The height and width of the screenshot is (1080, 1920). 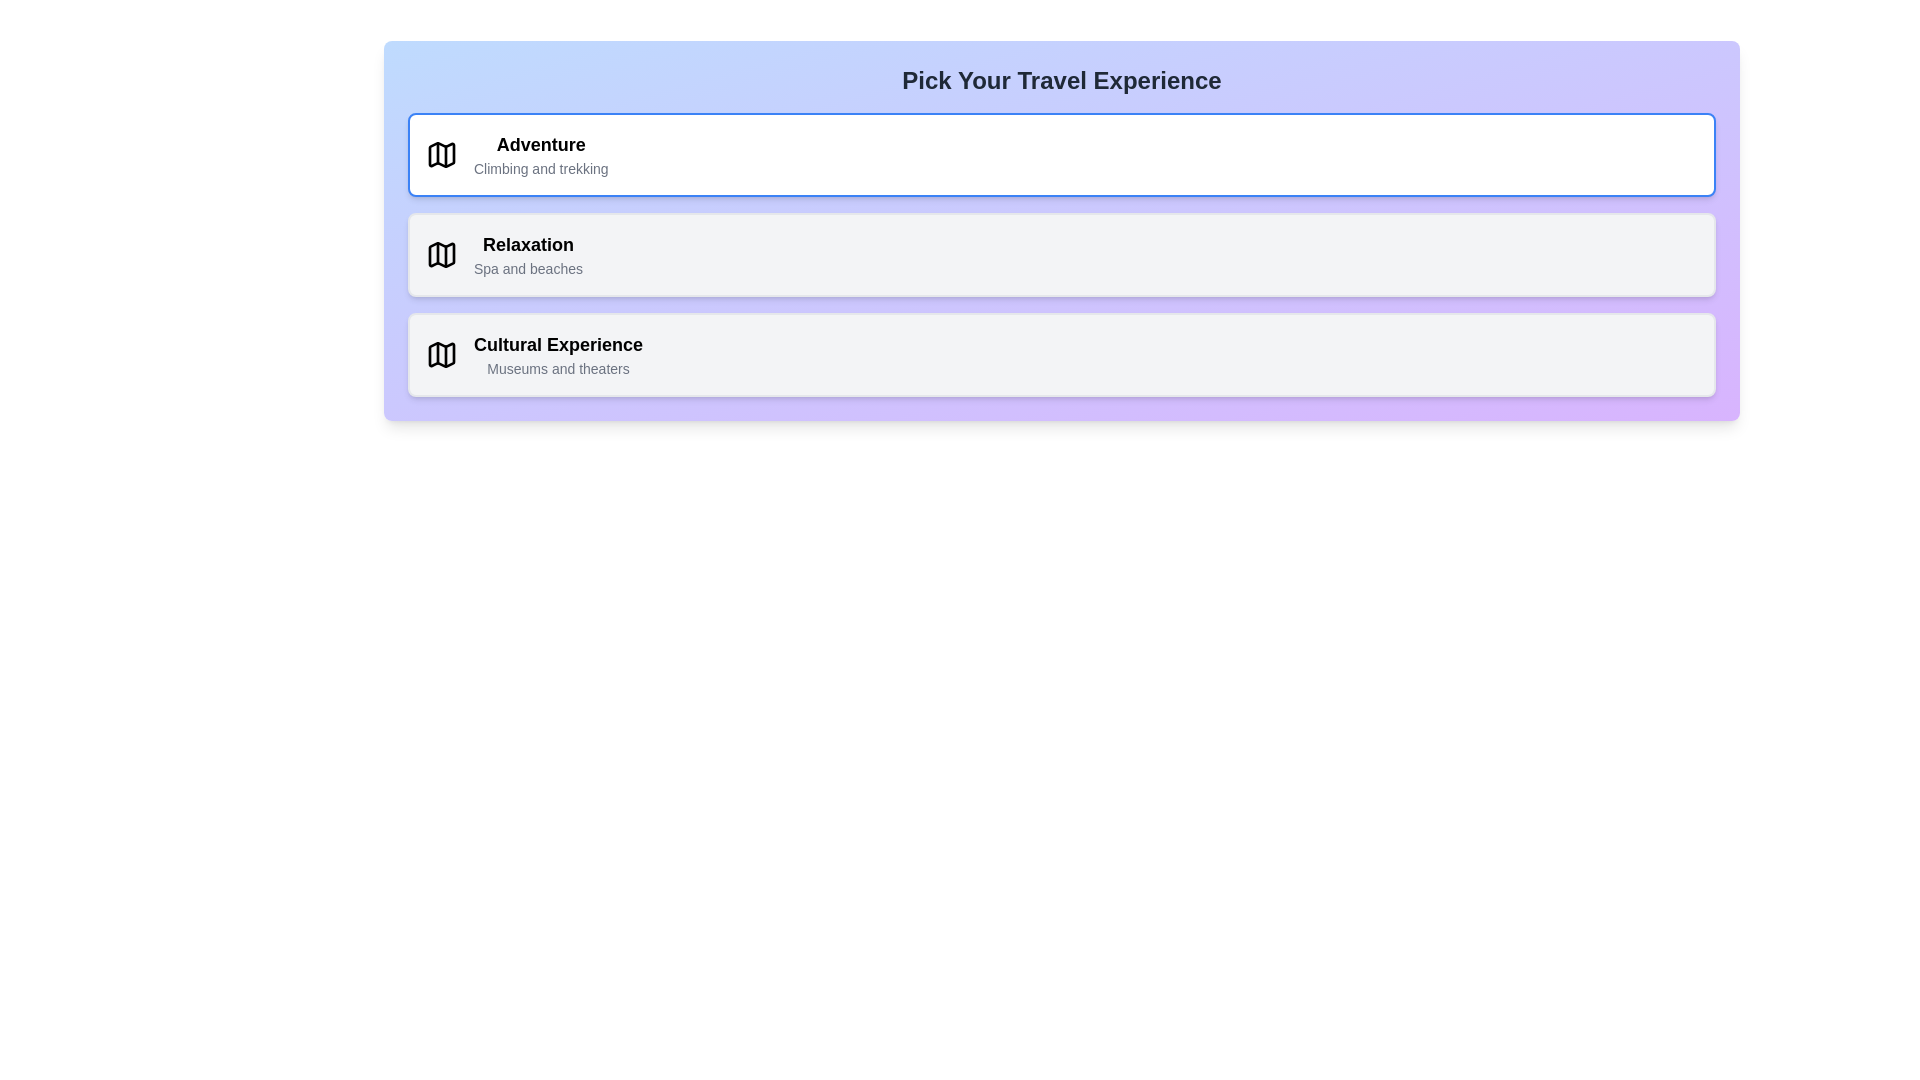 What do you see at coordinates (558, 353) in the screenshot?
I see `the Text Display for 'Cultural Experience', the bottommost option under 'Pick Your Travel Experience'` at bounding box center [558, 353].